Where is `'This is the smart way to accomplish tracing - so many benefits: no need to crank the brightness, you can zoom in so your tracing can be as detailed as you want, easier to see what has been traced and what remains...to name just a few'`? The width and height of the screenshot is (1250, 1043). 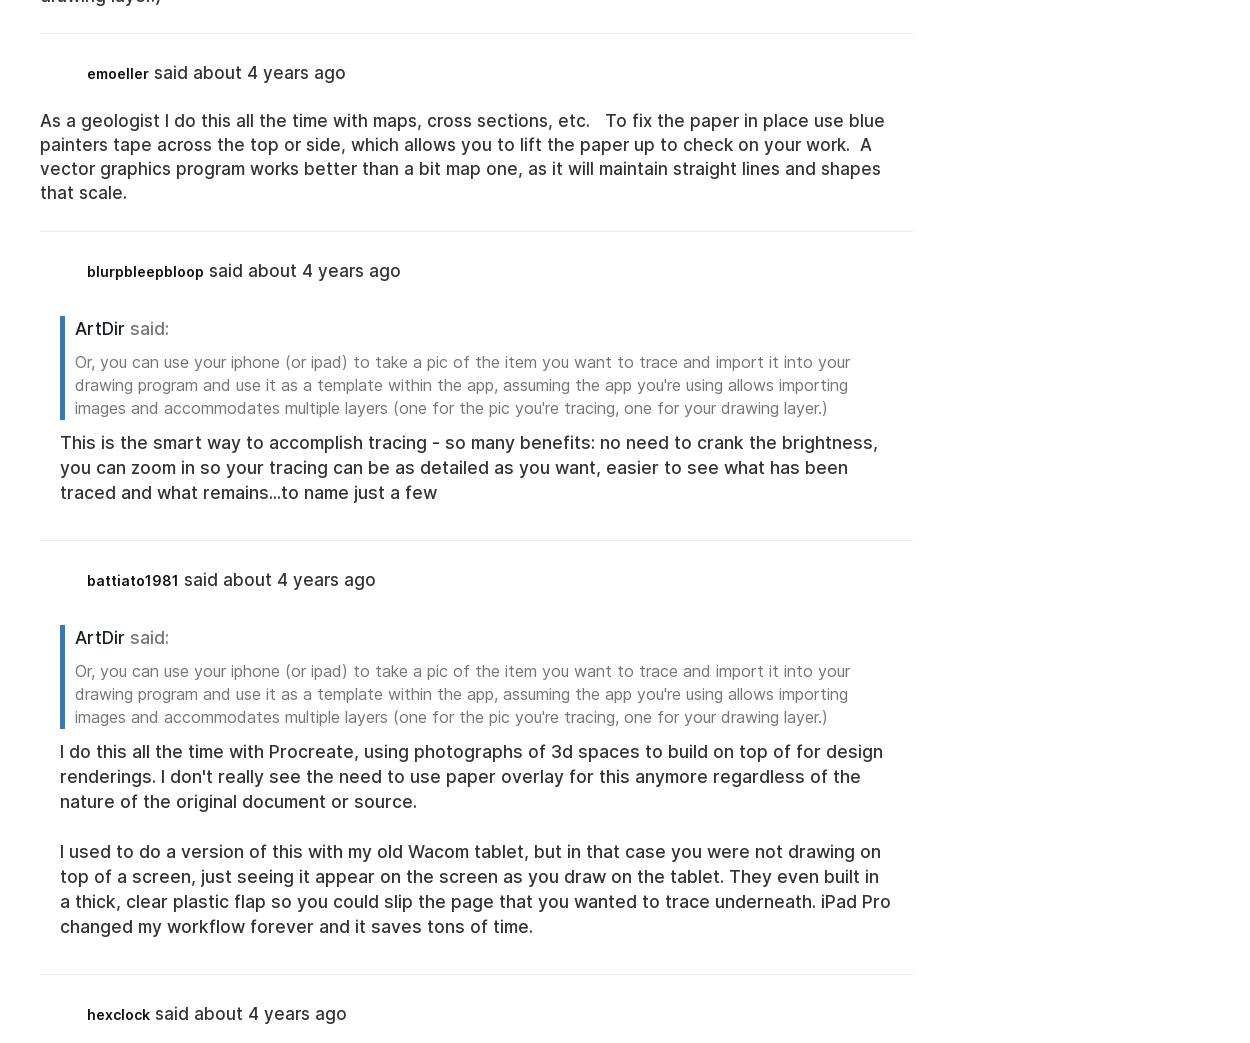 'This is the smart way to accomplish tracing - so many benefits: no need to crank the brightness, you can zoom in so your tracing can be as detailed as you want, easier to see what has been traced and what remains...to name just a few' is located at coordinates (468, 465).